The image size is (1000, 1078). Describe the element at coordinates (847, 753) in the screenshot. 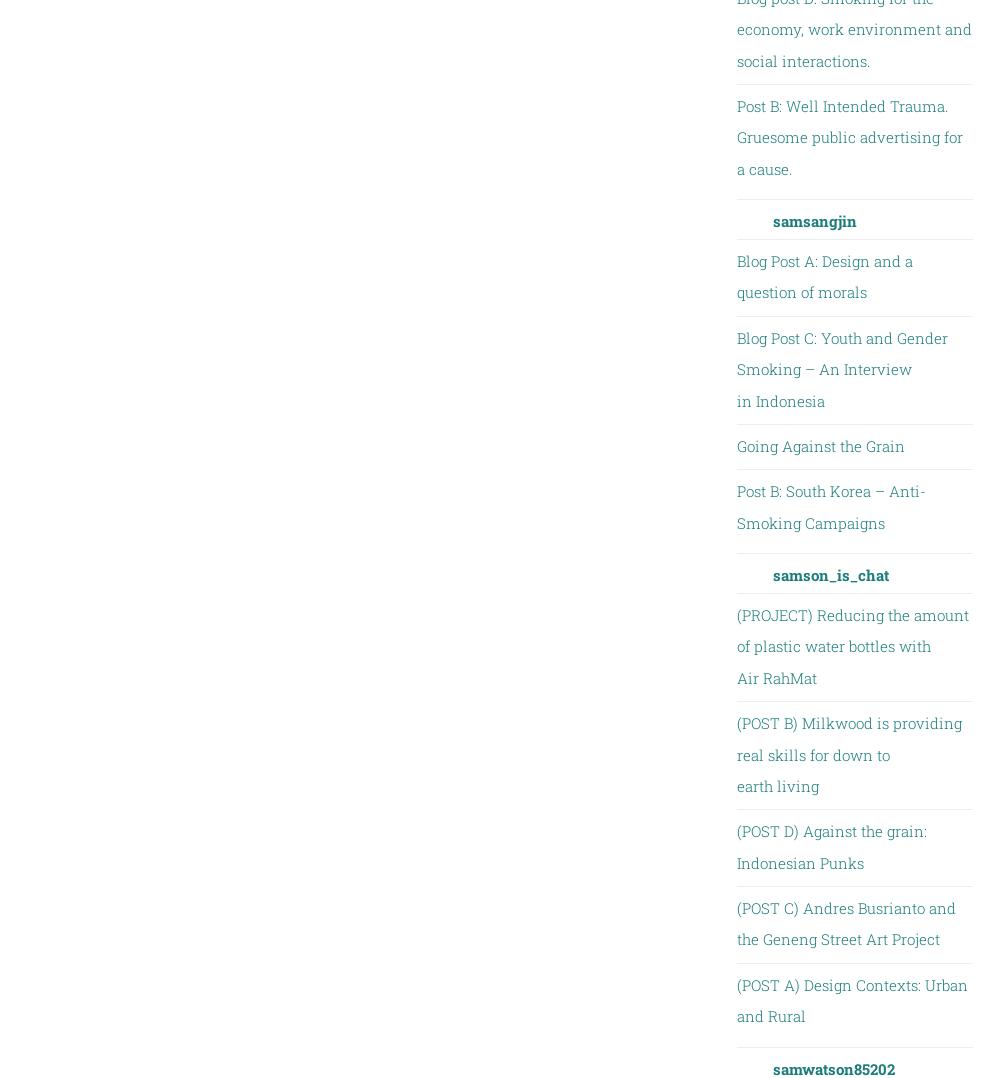

I see `'(POST B) Milkwood is providing real skills for down to earth living'` at that location.